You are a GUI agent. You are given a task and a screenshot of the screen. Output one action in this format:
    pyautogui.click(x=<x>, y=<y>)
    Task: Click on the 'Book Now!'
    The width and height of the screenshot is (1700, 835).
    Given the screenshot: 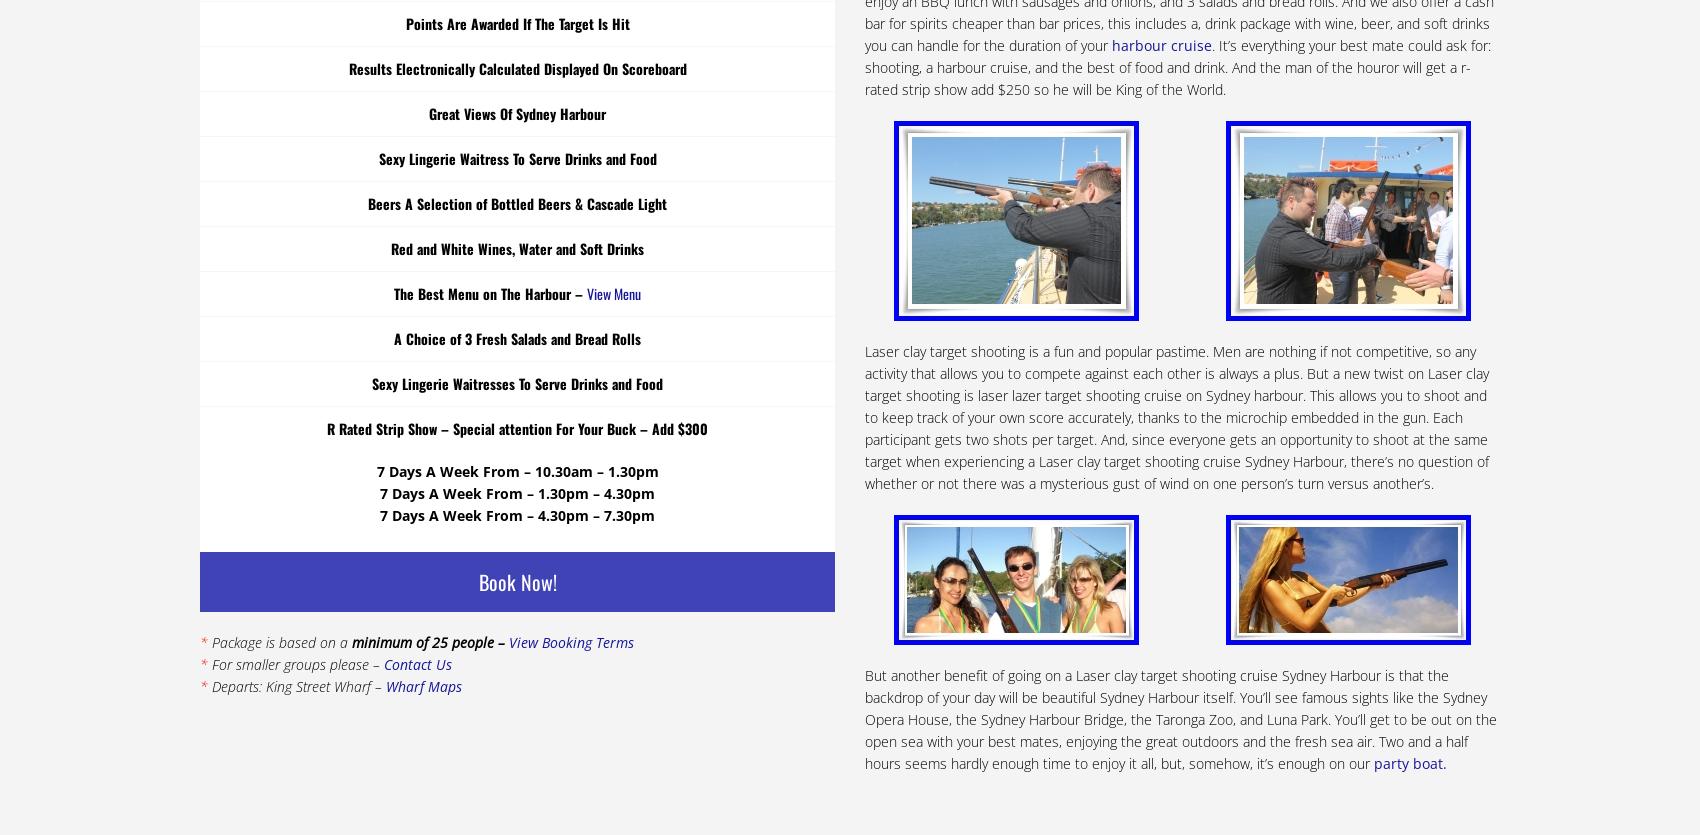 What is the action you would take?
    pyautogui.click(x=478, y=580)
    